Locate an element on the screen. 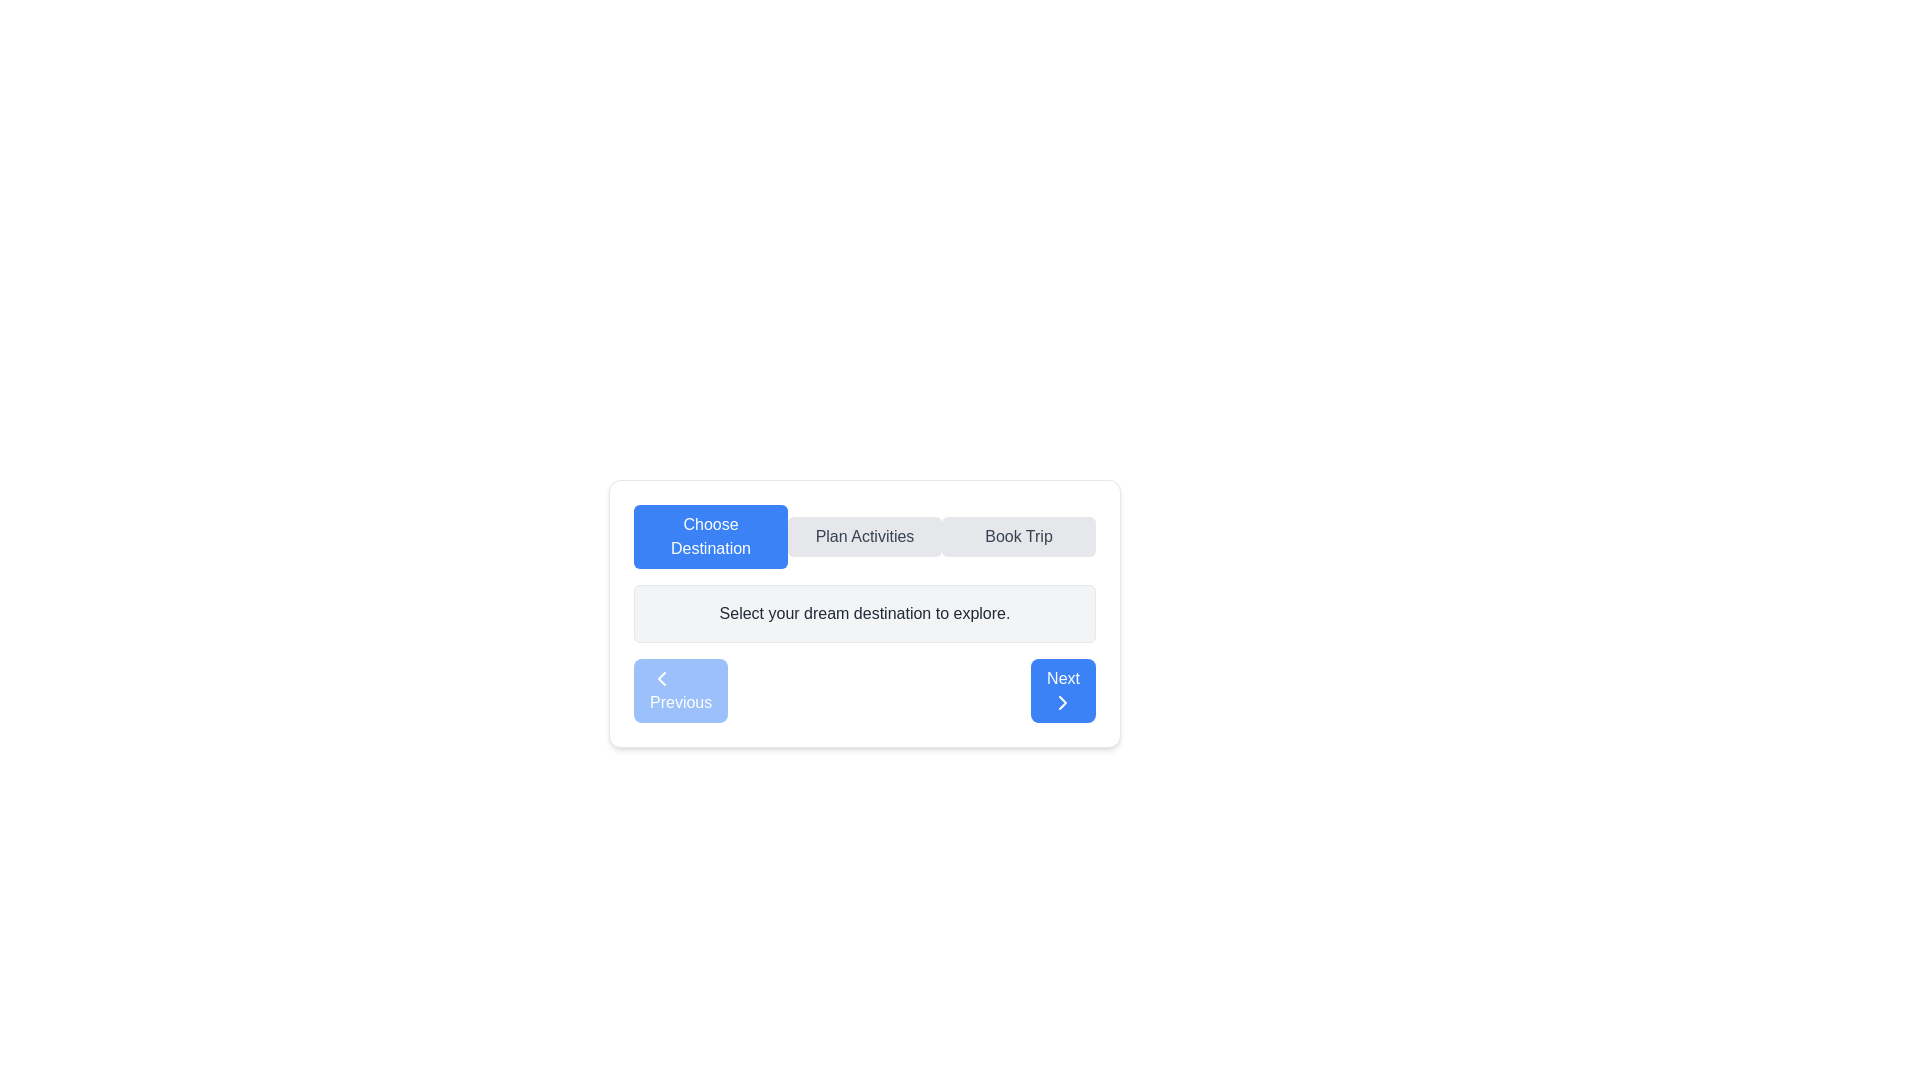 The height and width of the screenshot is (1080, 1920). the 'Plan Activities' button, which is a rectangular button with rounded corners and dark gray text on a light gray background is located at coordinates (864, 535).